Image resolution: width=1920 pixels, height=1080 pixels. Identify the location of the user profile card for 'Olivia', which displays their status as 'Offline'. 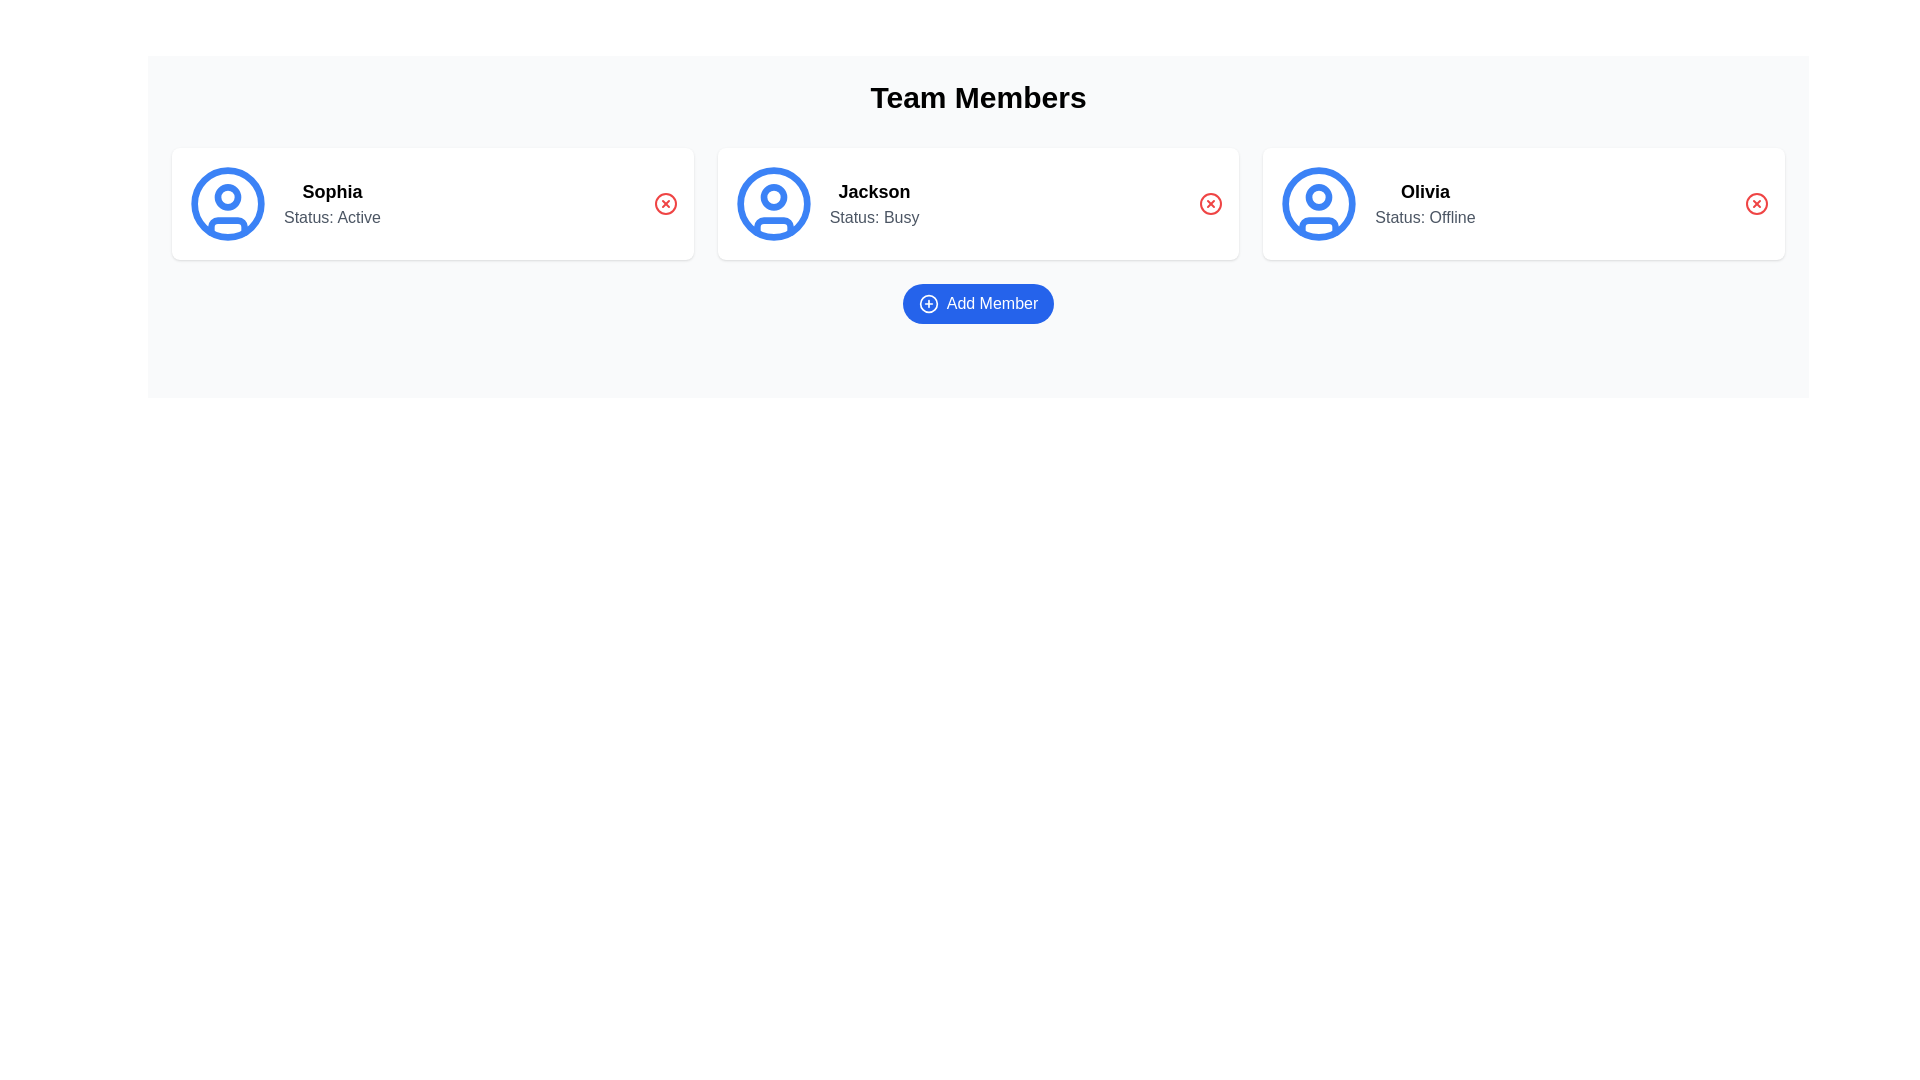
(1376, 204).